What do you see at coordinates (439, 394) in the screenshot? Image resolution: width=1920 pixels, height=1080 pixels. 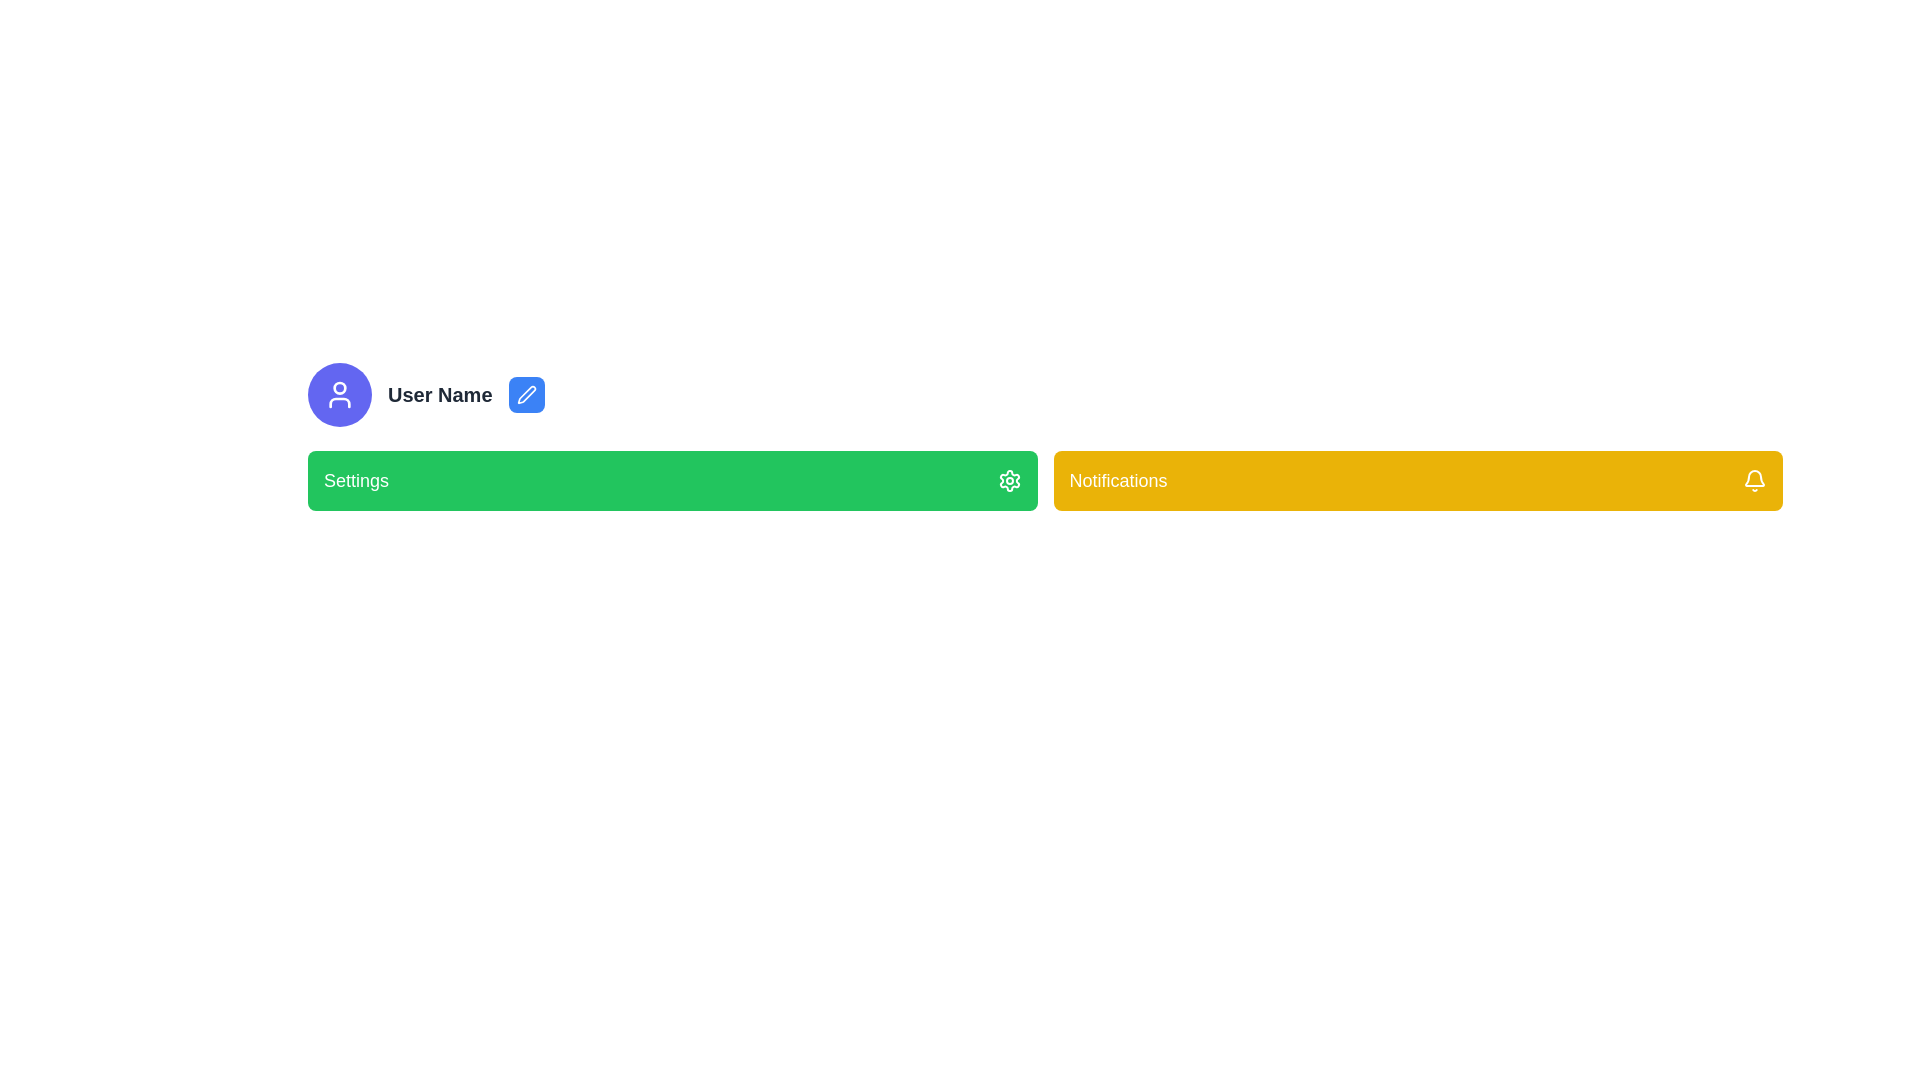 I see `the bold text label displaying 'User Name' which is located between a user icon and a button` at bounding box center [439, 394].